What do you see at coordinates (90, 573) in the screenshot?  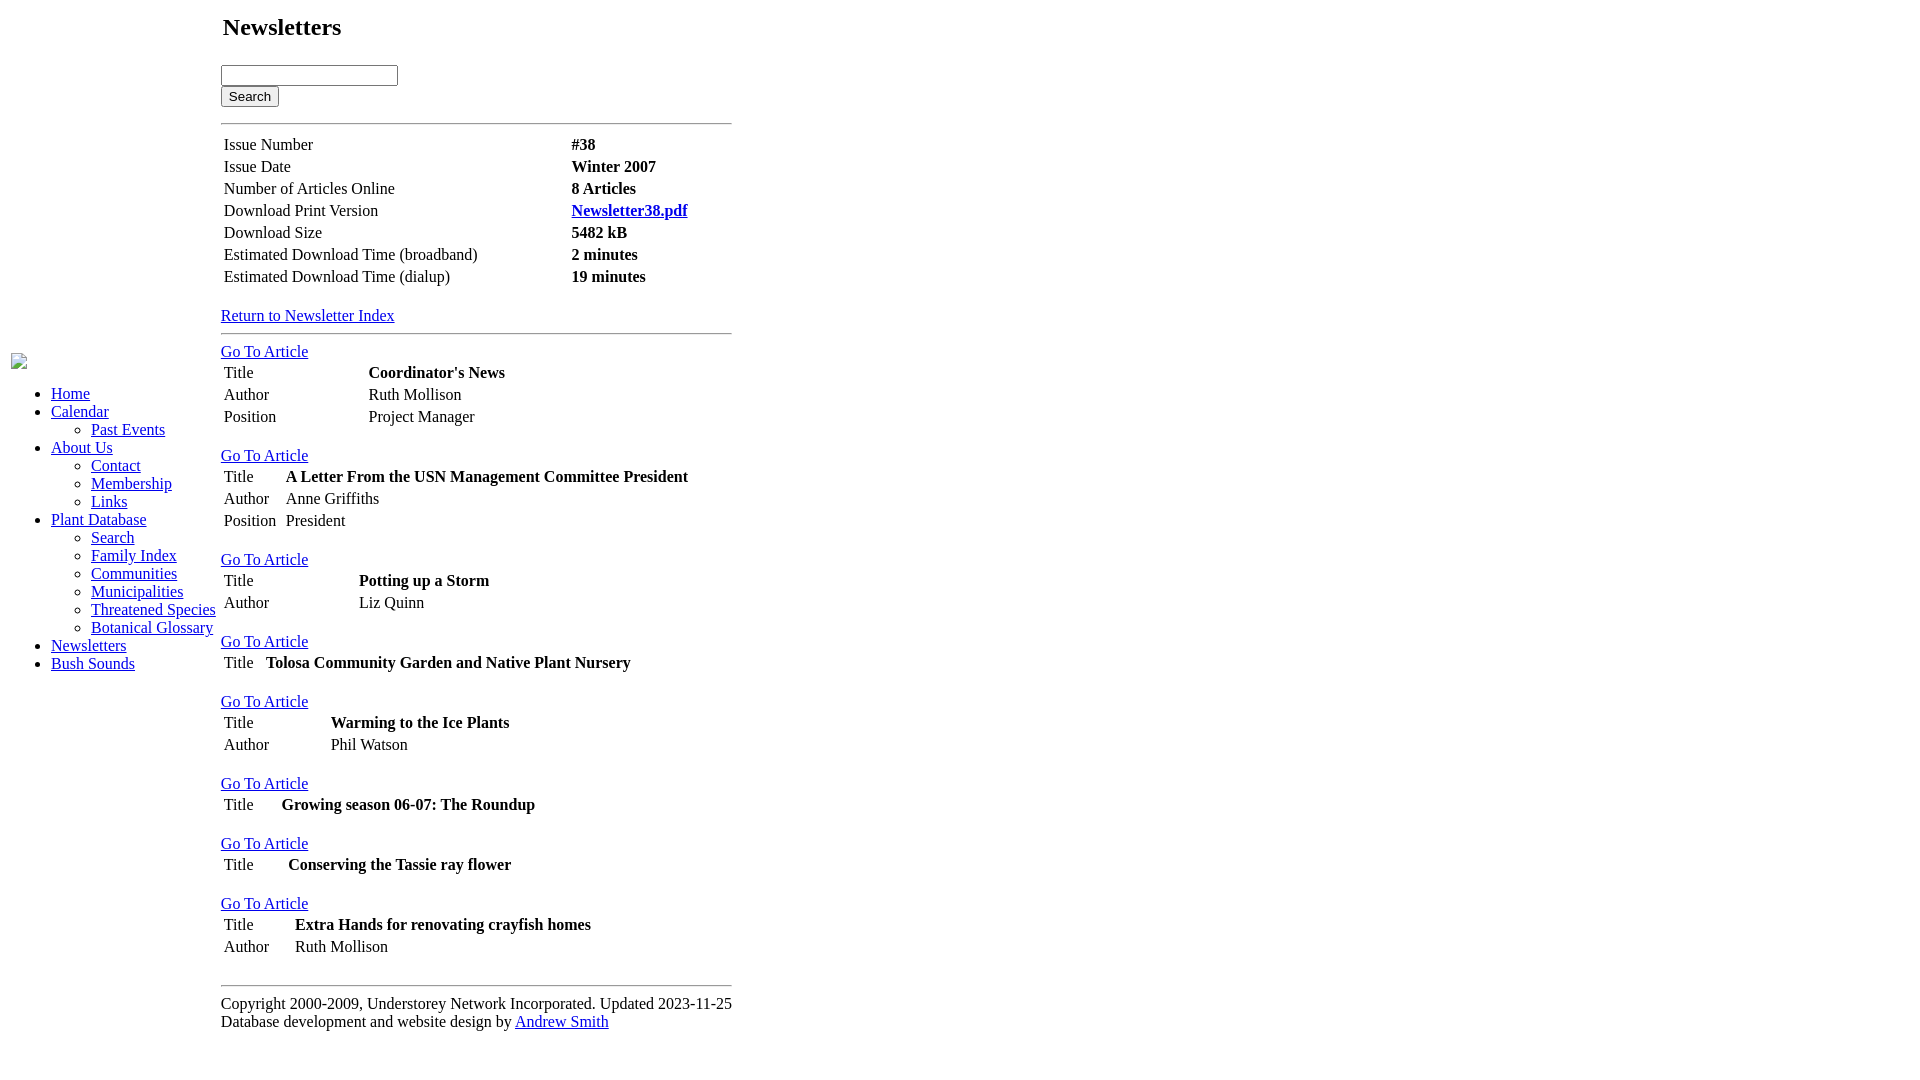 I see `'Communities'` at bounding box center [90, 573].